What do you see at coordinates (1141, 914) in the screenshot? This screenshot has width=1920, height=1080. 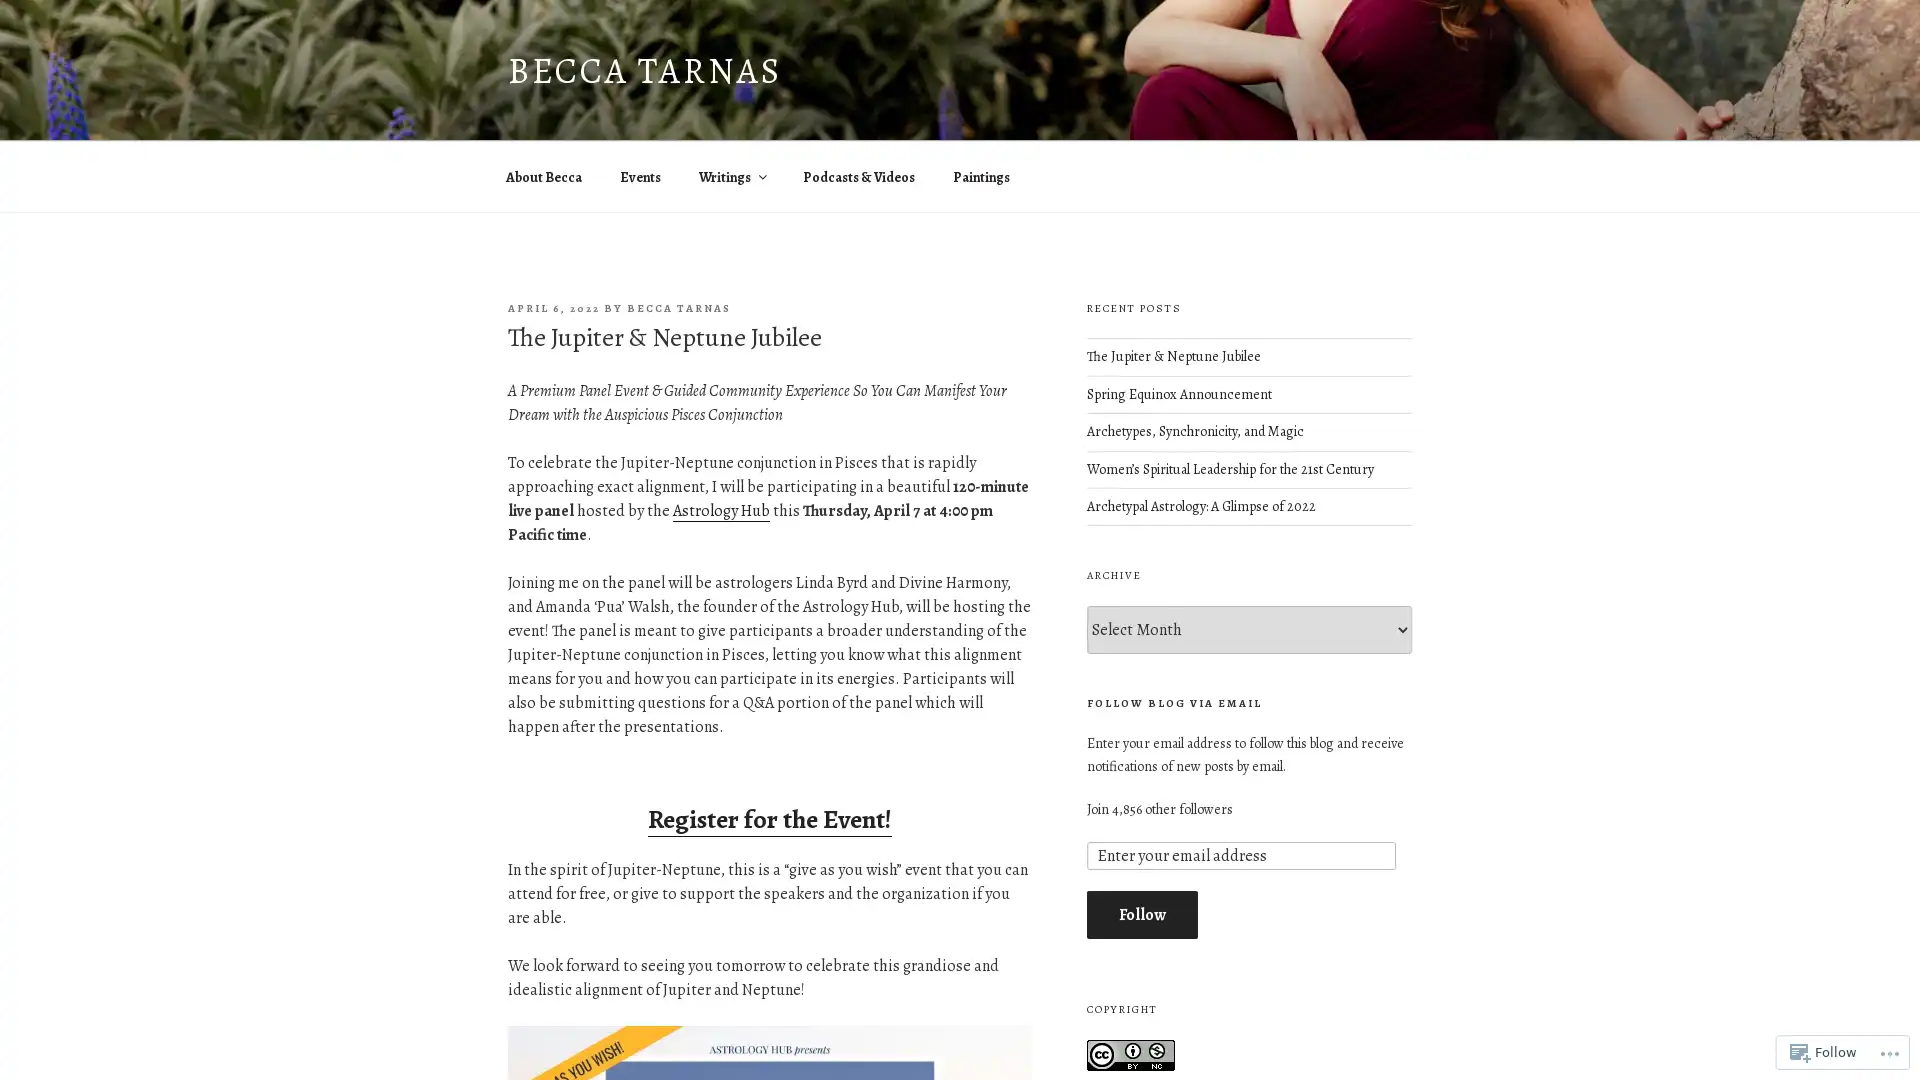 I see `Follow` at bounding box center [1141, 914].